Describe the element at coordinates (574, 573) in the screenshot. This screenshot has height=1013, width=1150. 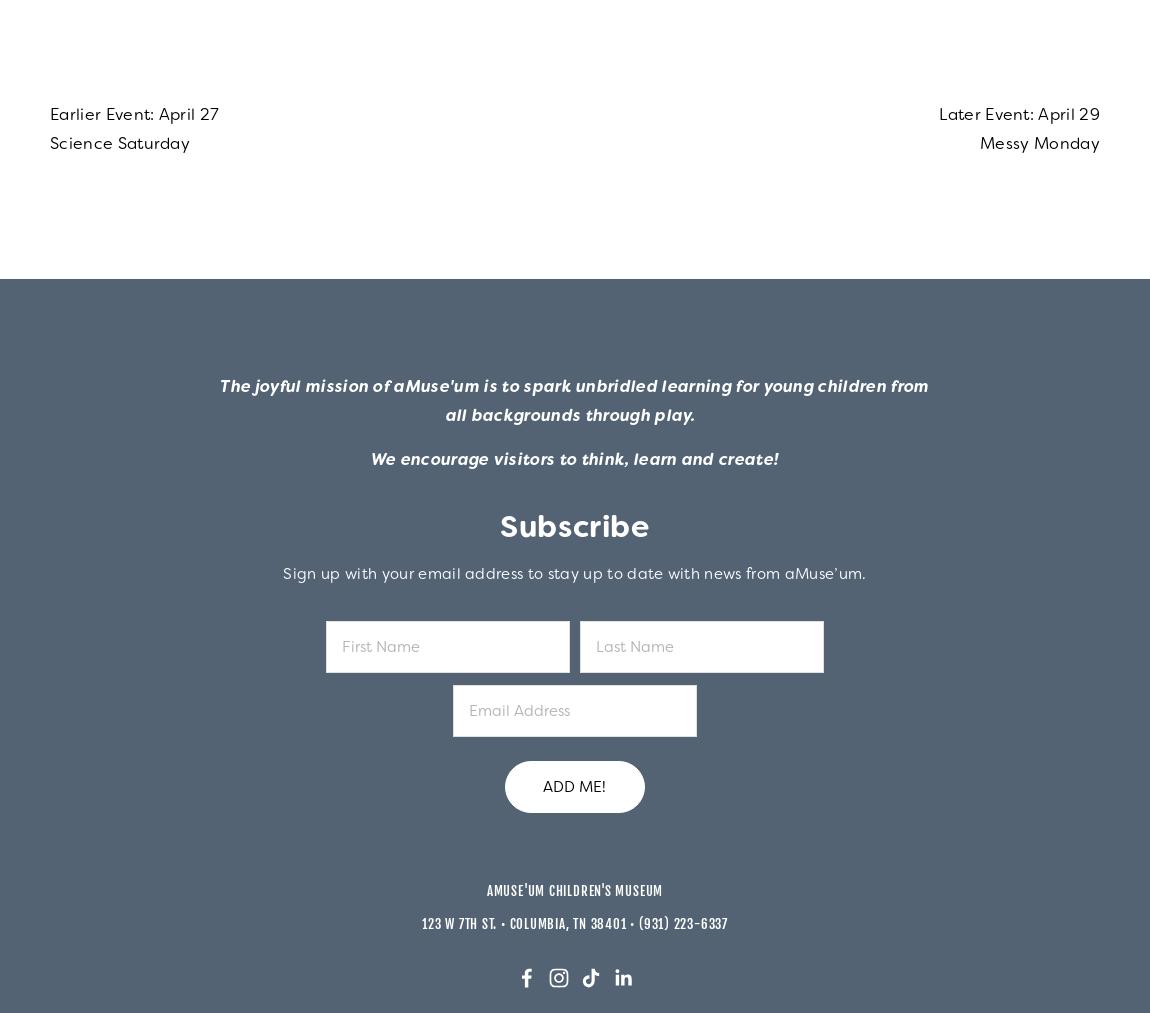
I see `'Sign up with your email address to stay up to date with news from aMuse’um.'` at that location.